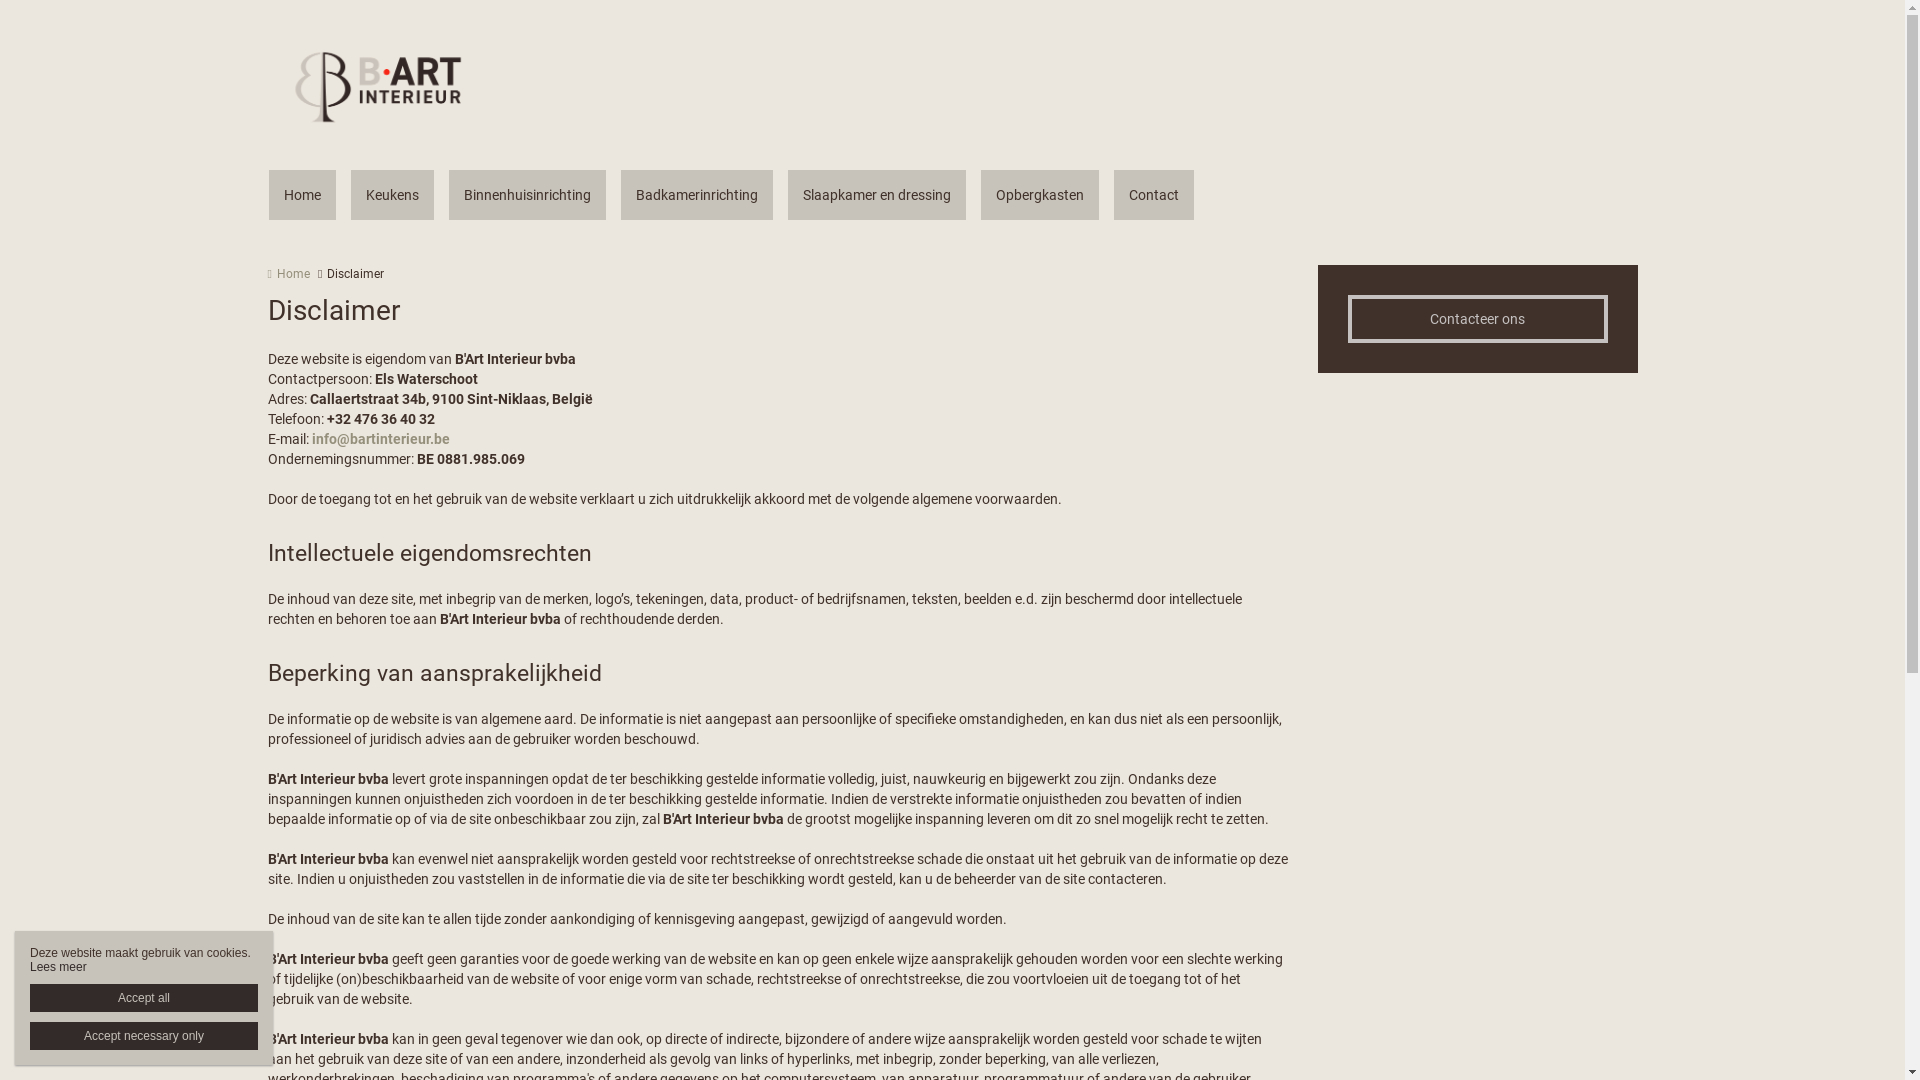  Describe the element at coordinates (1153, 195) in the screenshot. I see `'Contact'` at that location.